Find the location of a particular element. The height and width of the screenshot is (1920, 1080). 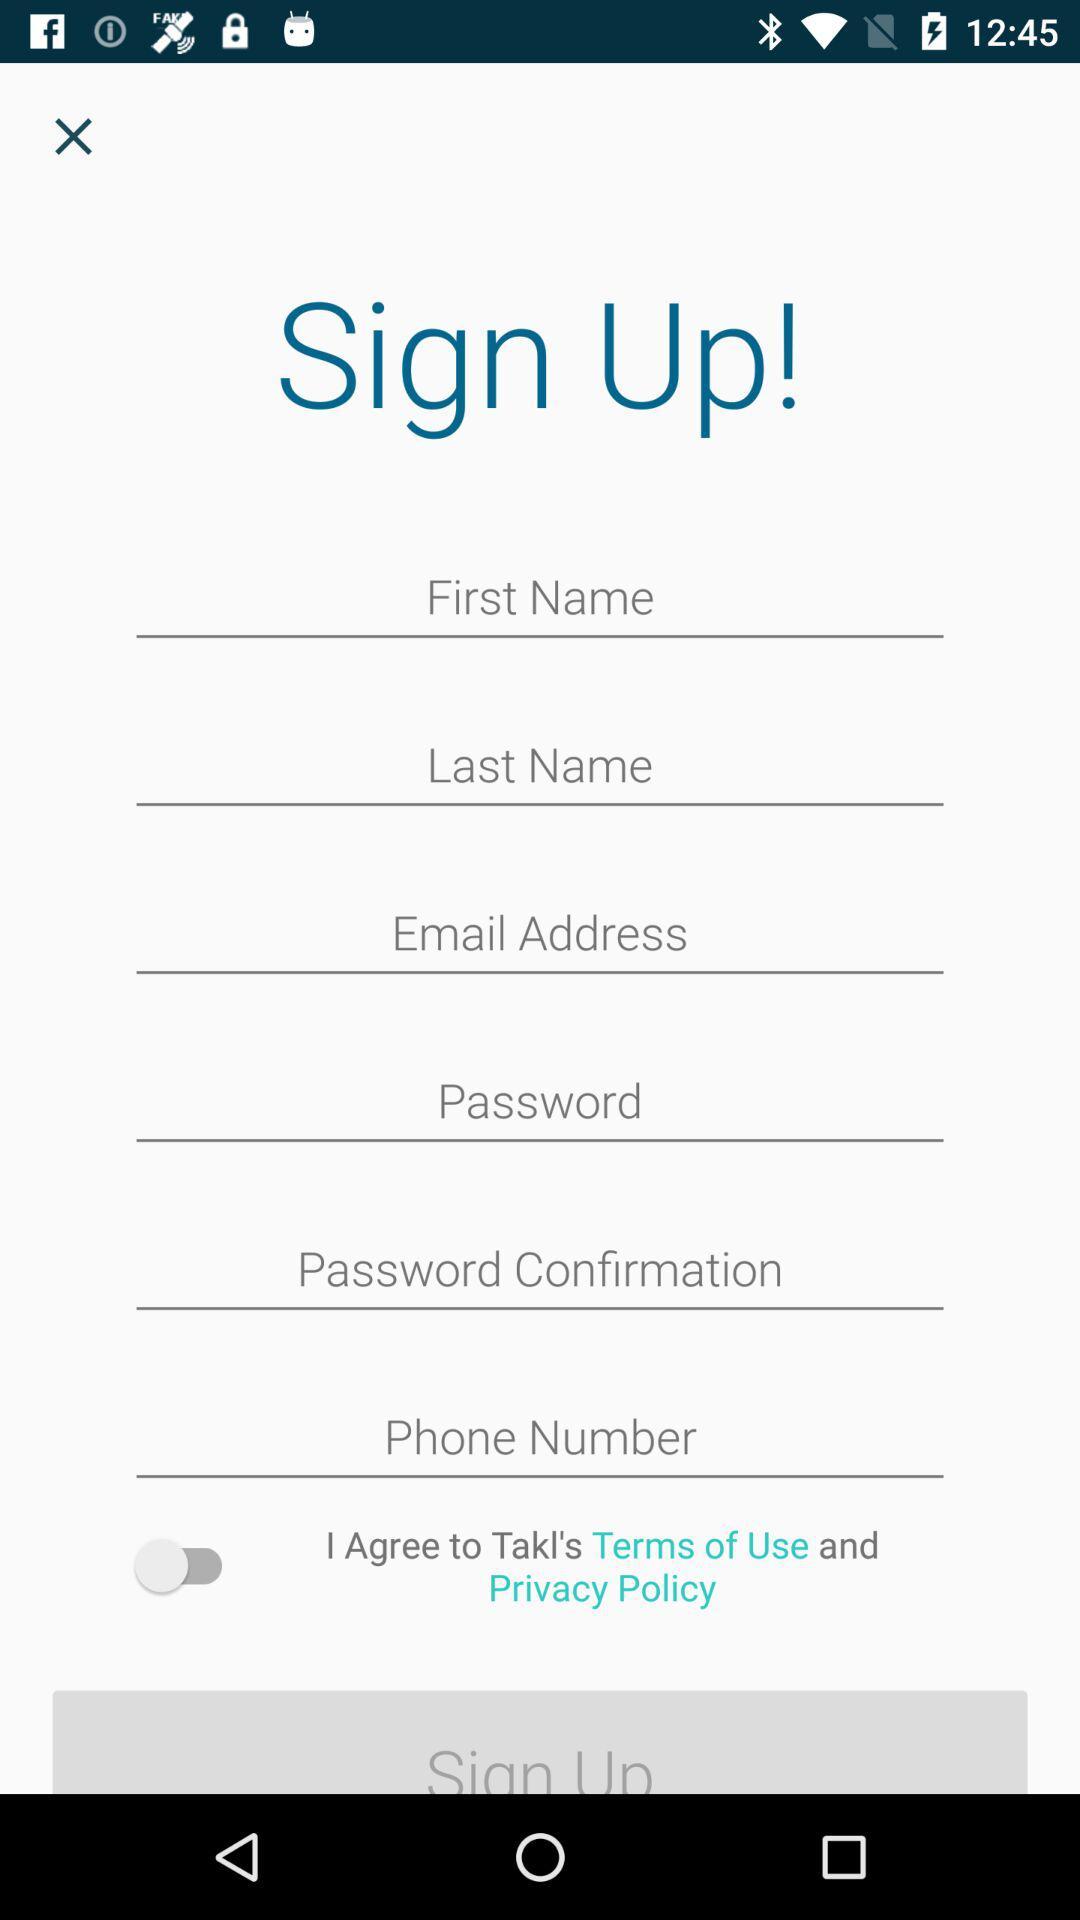

auto notification option is located at coordinates (188, 1564).